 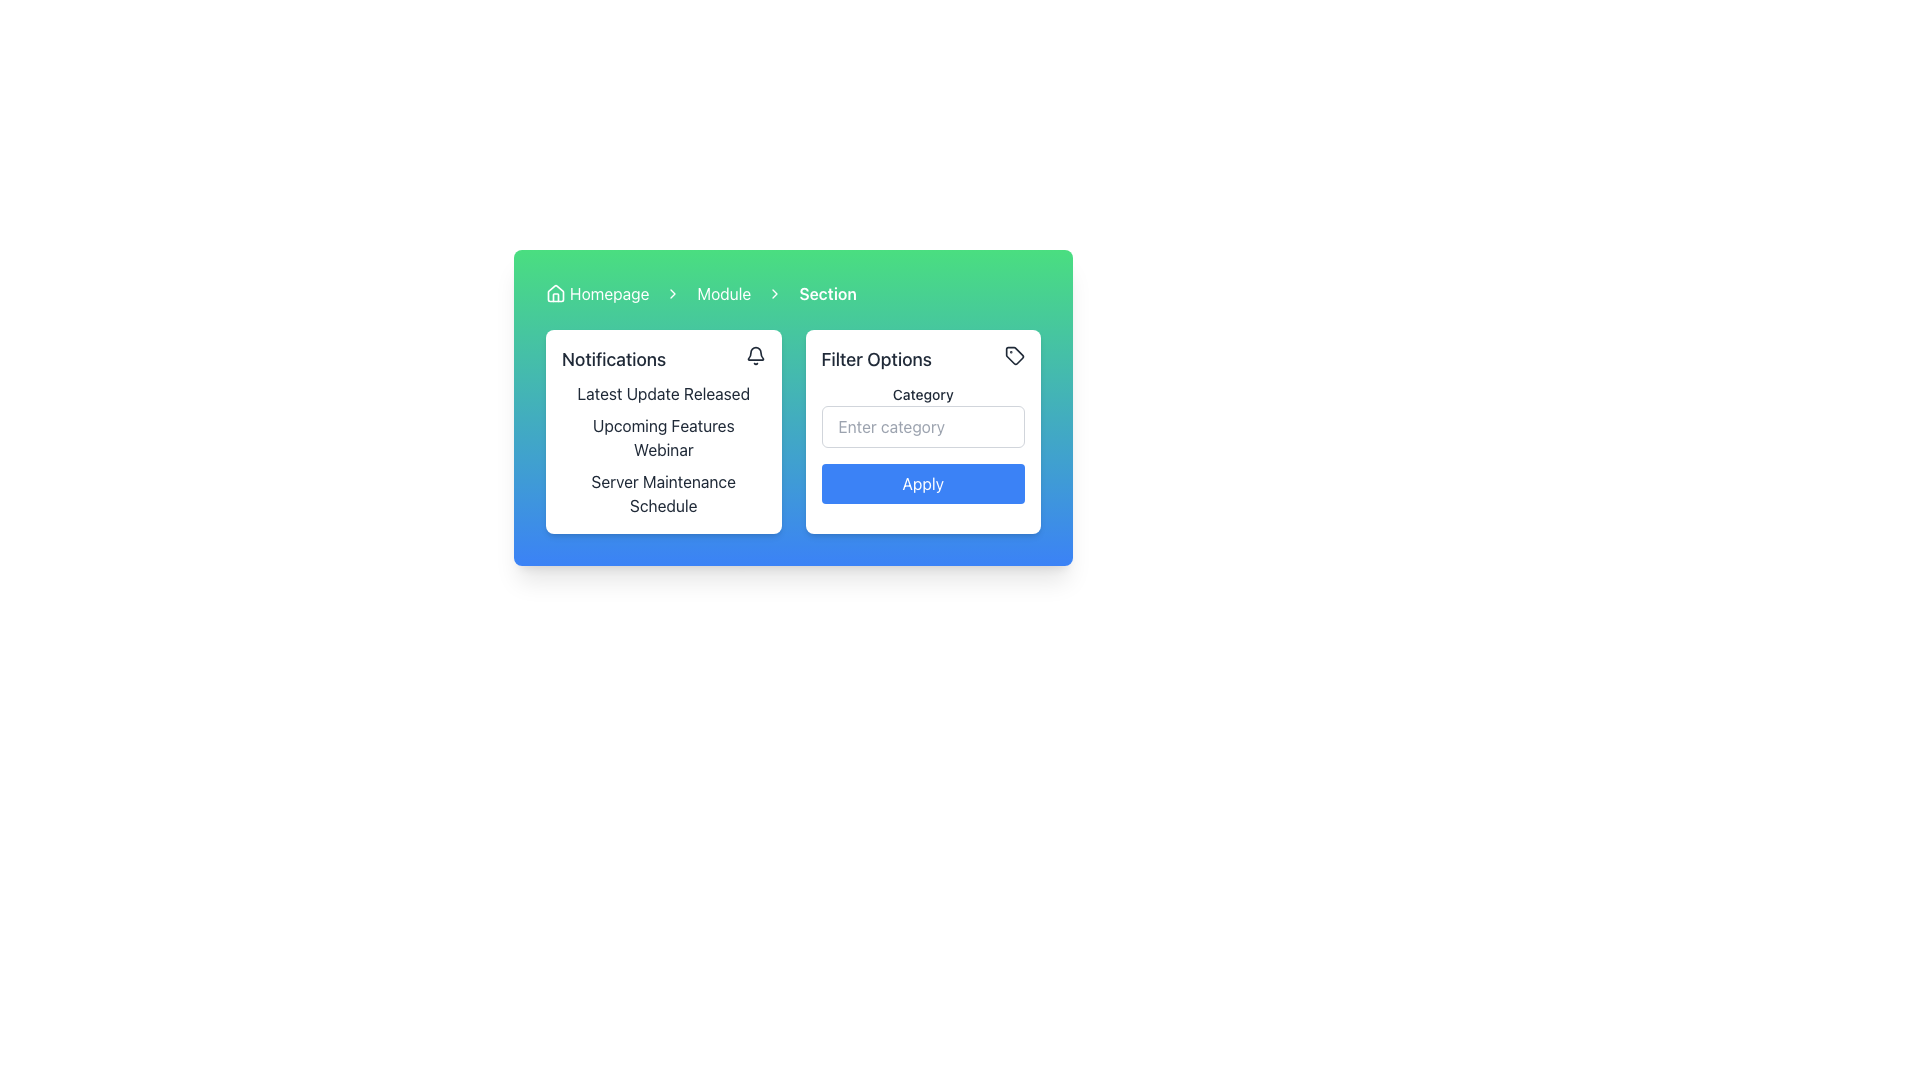 I want to click on the 'Homepage' icon located in the upper-left region of the interface within the breadcrumb navigation bar, which visually represents the concept of the 'Homepage', so click(x=556, y=293).